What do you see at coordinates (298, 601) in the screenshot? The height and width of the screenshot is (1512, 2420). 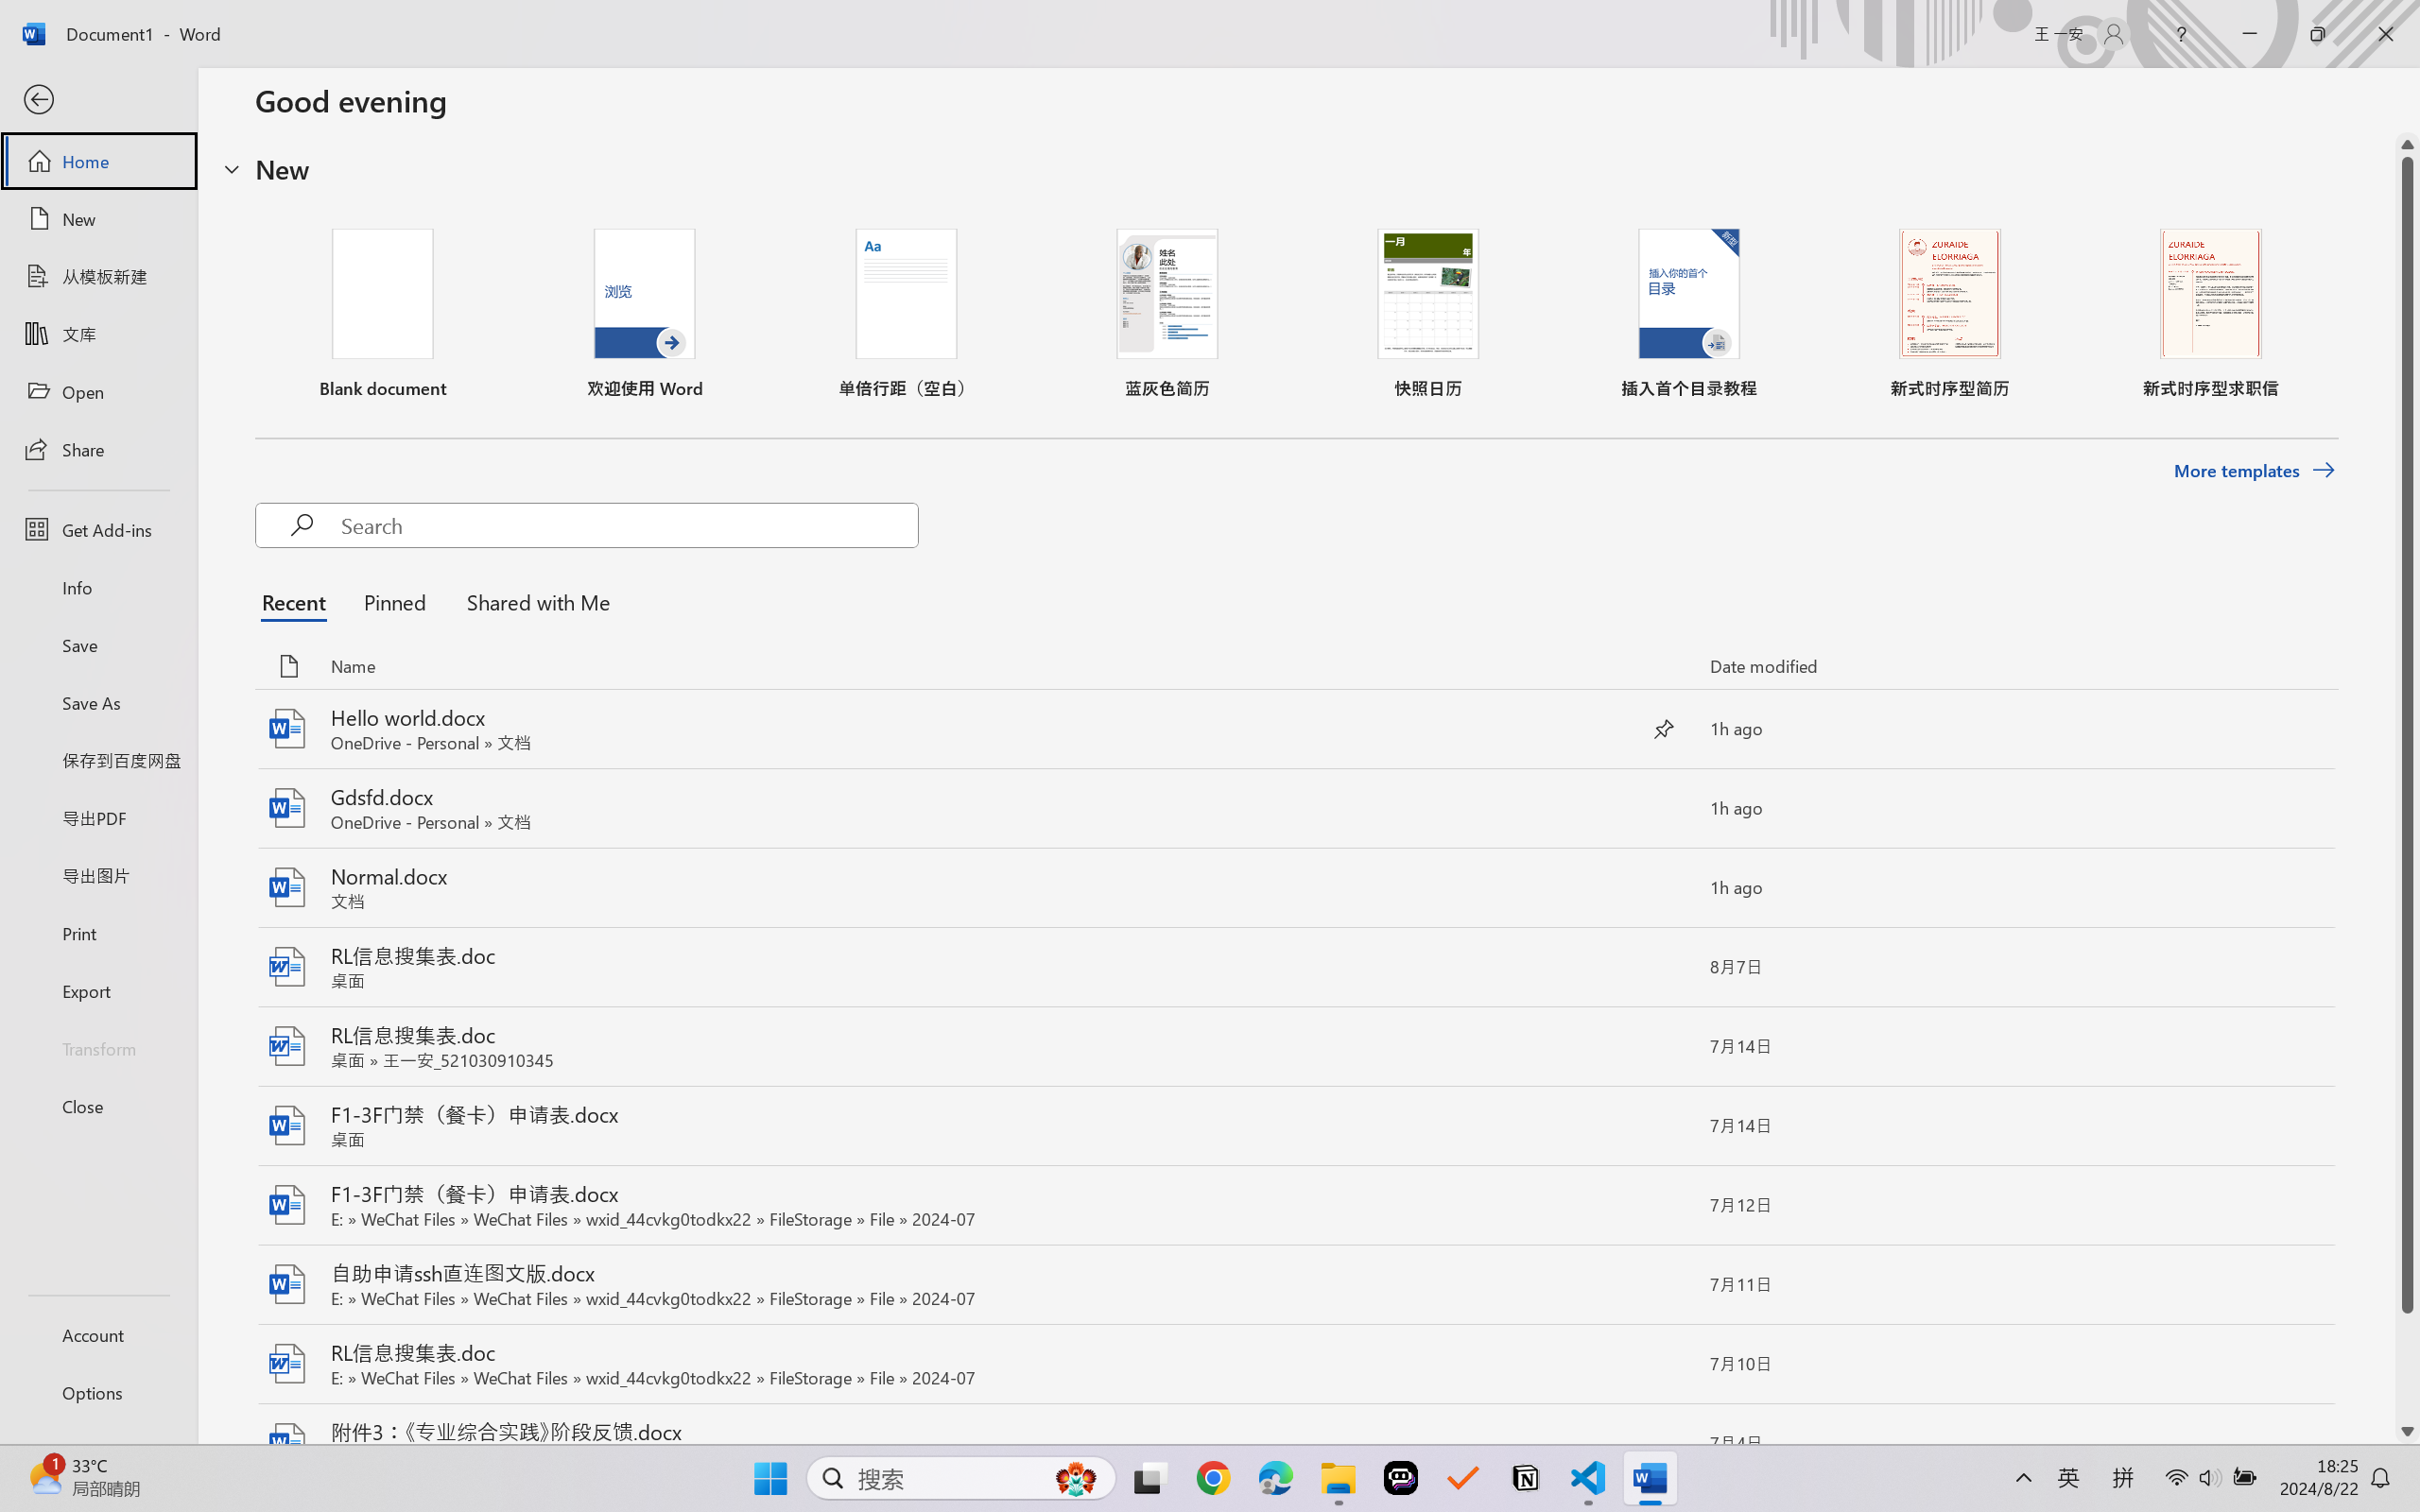 I see `'Recent'` at bounding box center [298, 601].